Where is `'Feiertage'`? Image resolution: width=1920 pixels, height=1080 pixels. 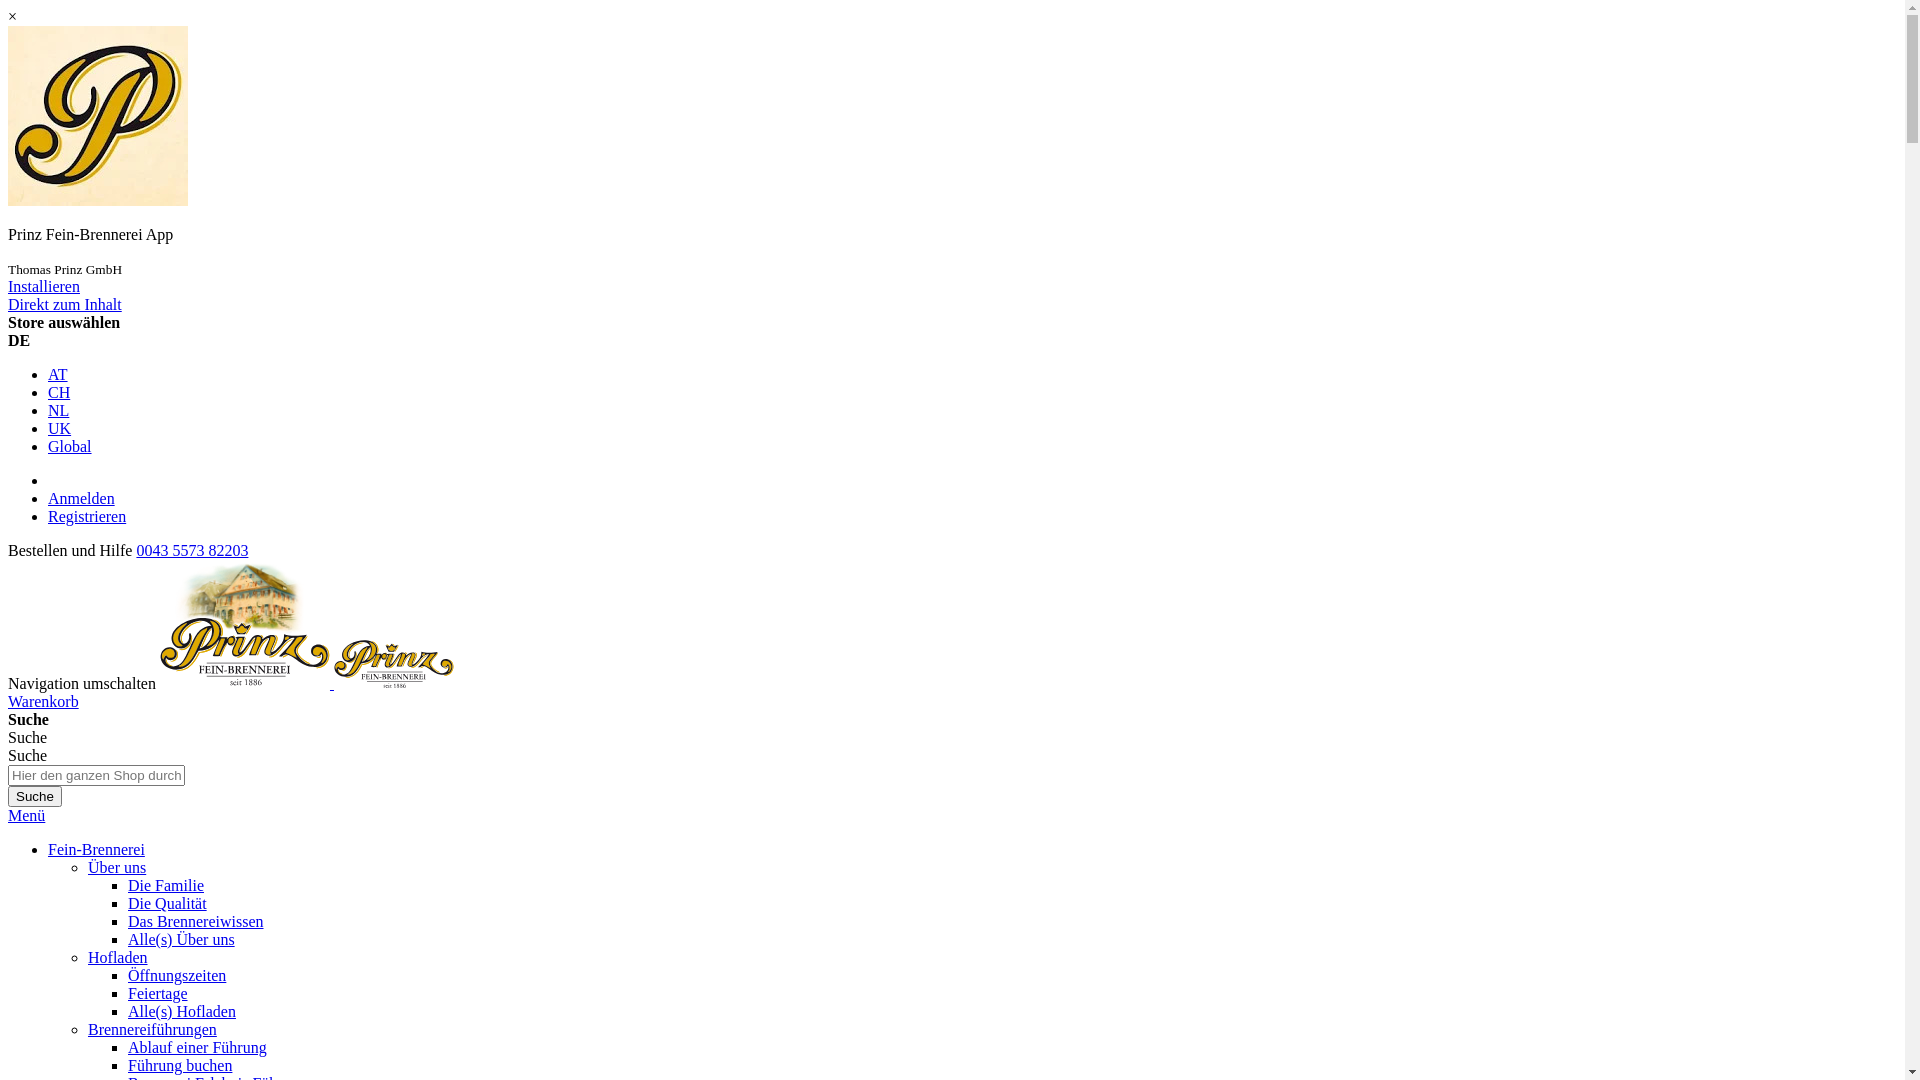 'Feiertage' is located at coordinates (127, 993).